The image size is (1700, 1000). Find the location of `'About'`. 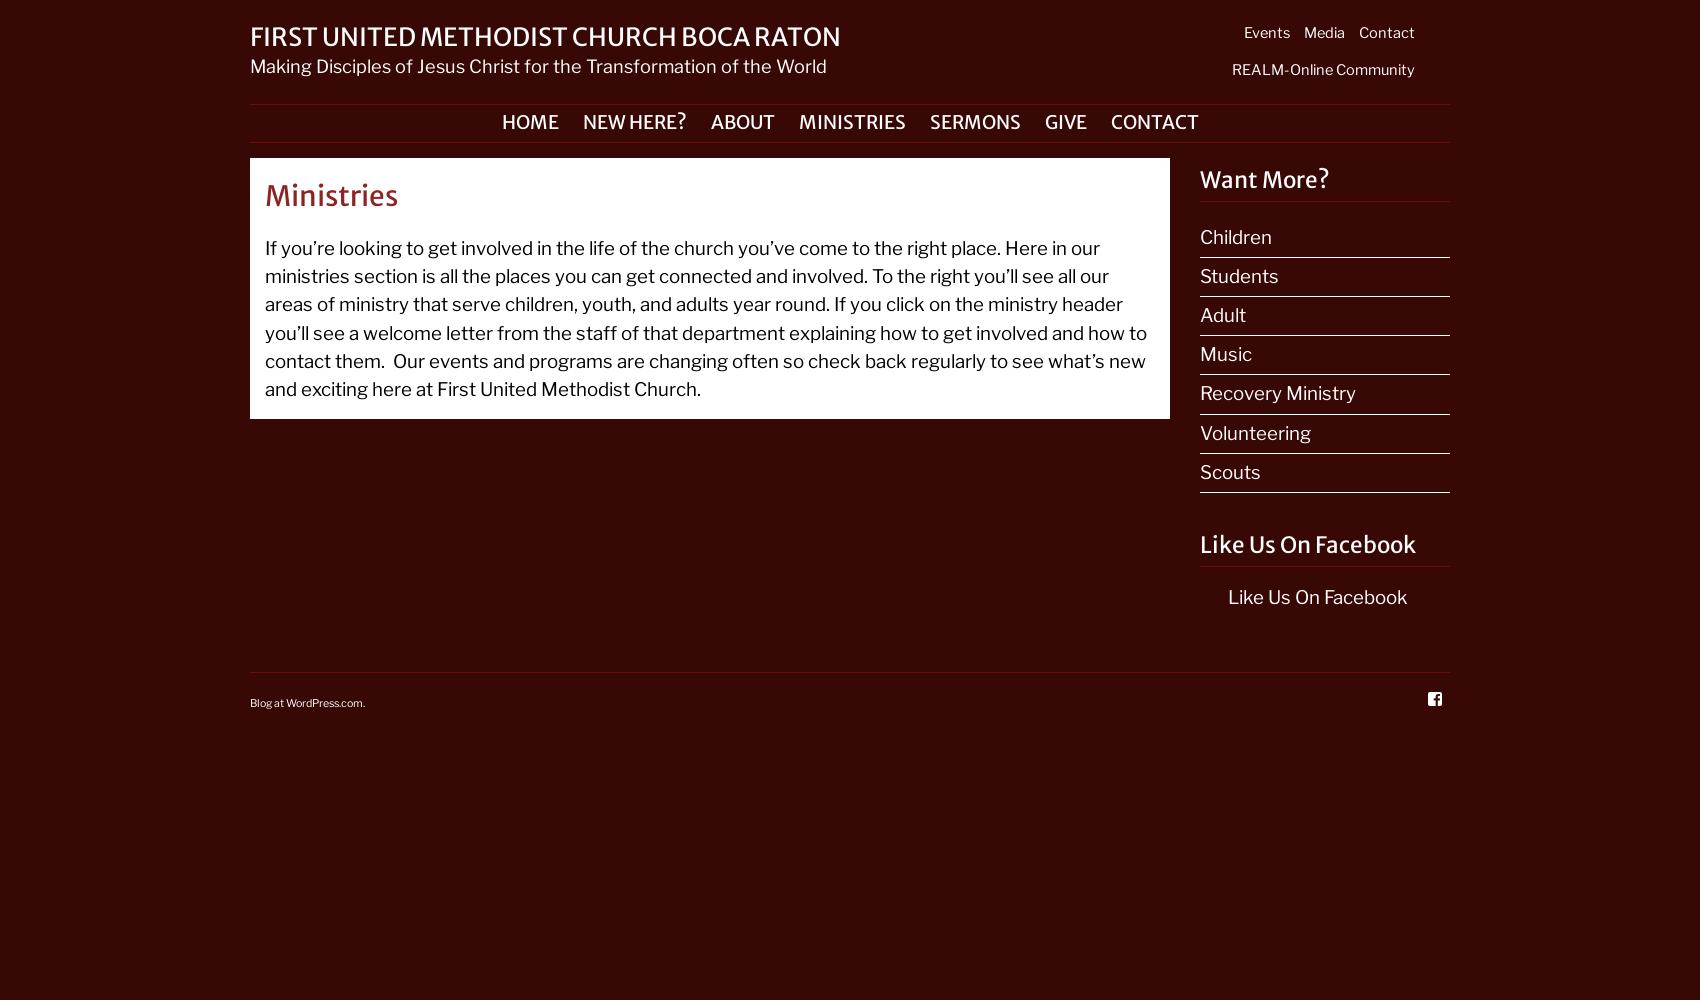

'About' is located at coordinates (742, 120).